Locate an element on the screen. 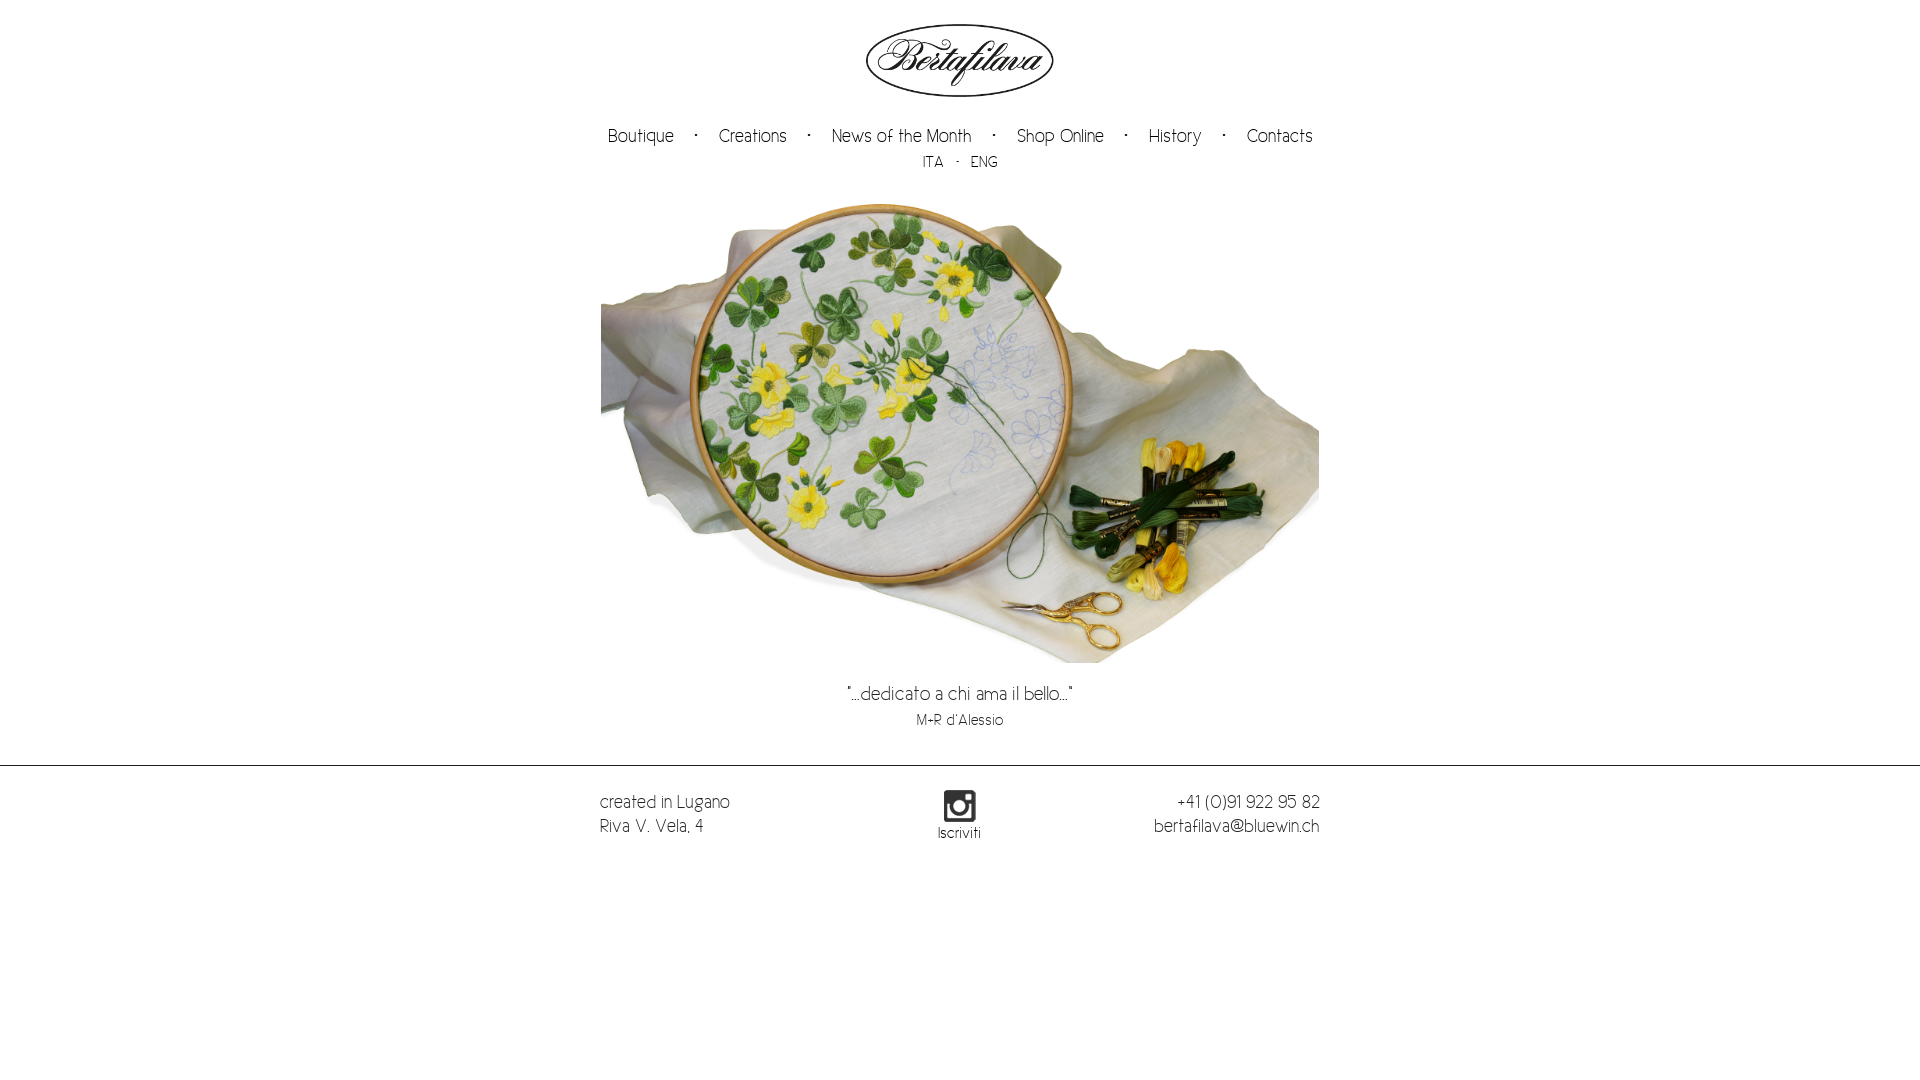 This screenshot has width=1920, height=1080. 'Contacts' is located at coordinates (1245, 135).